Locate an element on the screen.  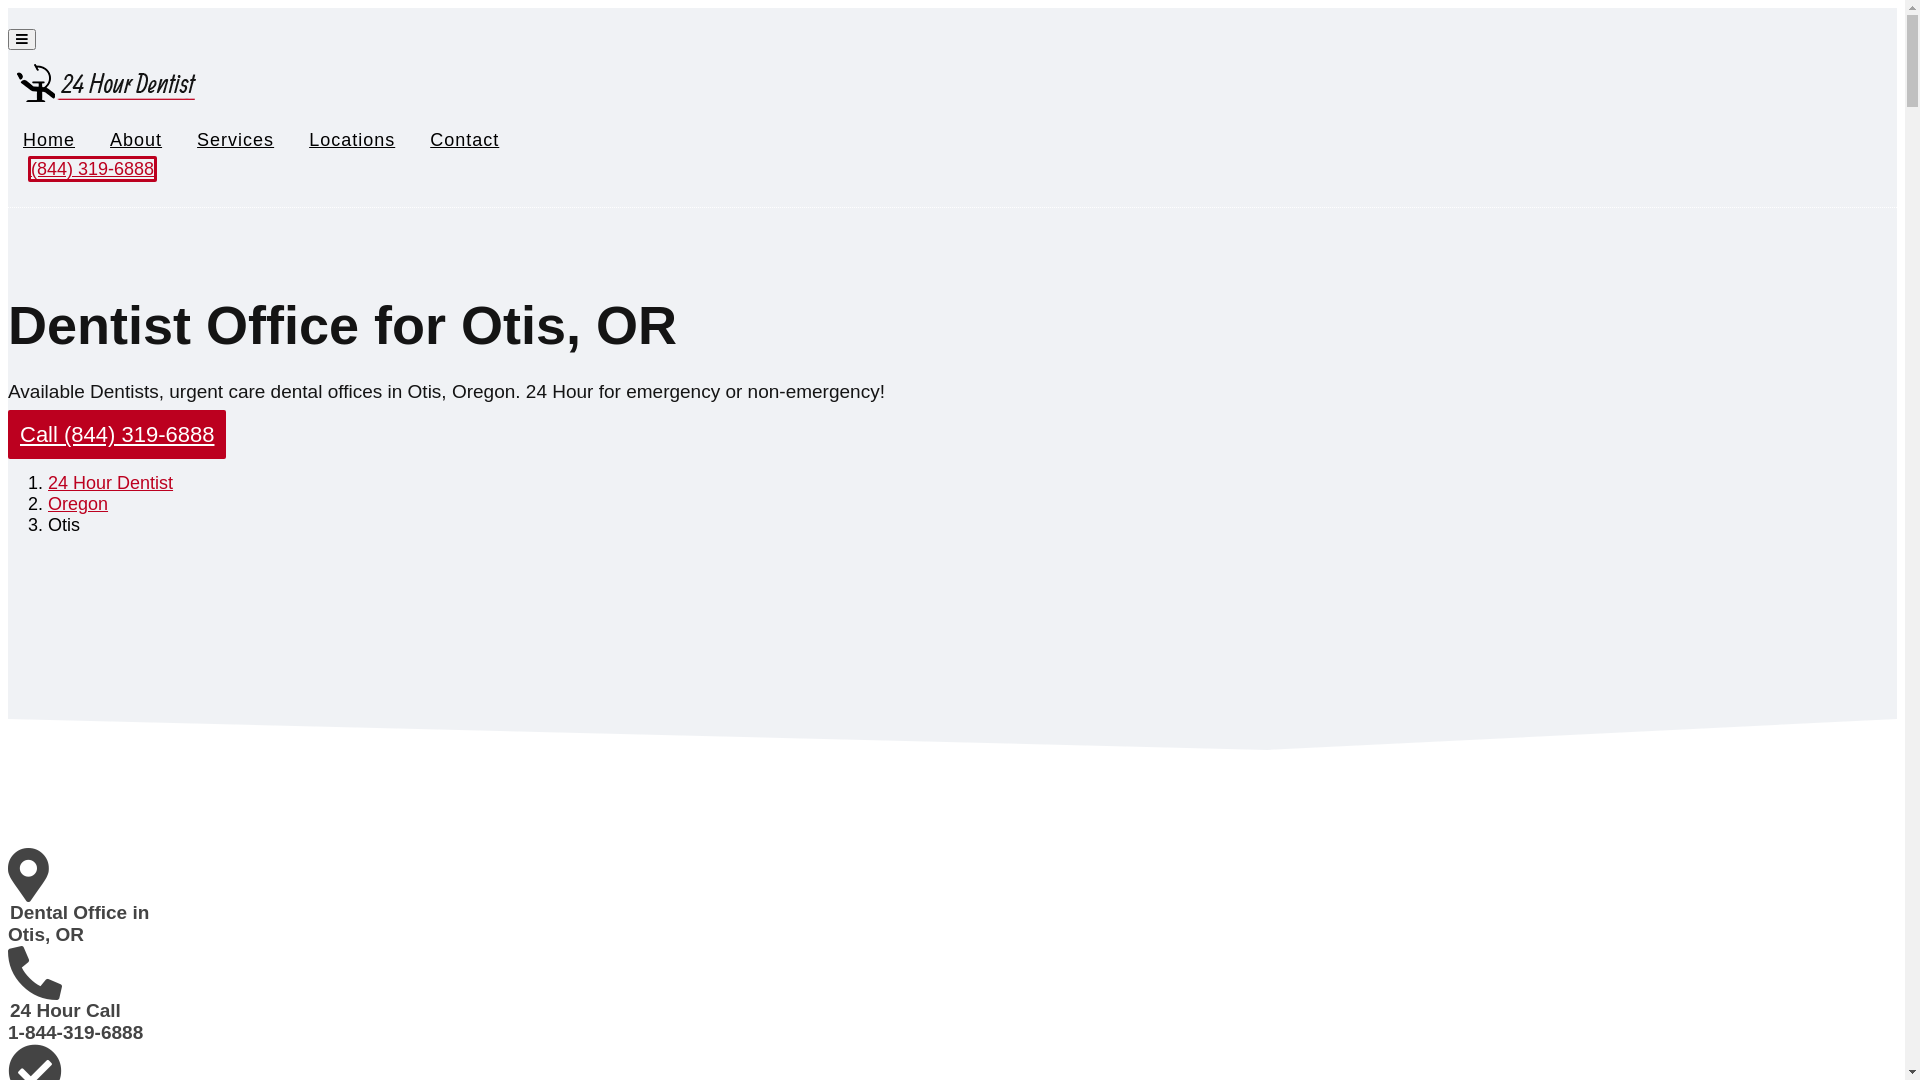
'Contact' is located at coordinates (463, 138).